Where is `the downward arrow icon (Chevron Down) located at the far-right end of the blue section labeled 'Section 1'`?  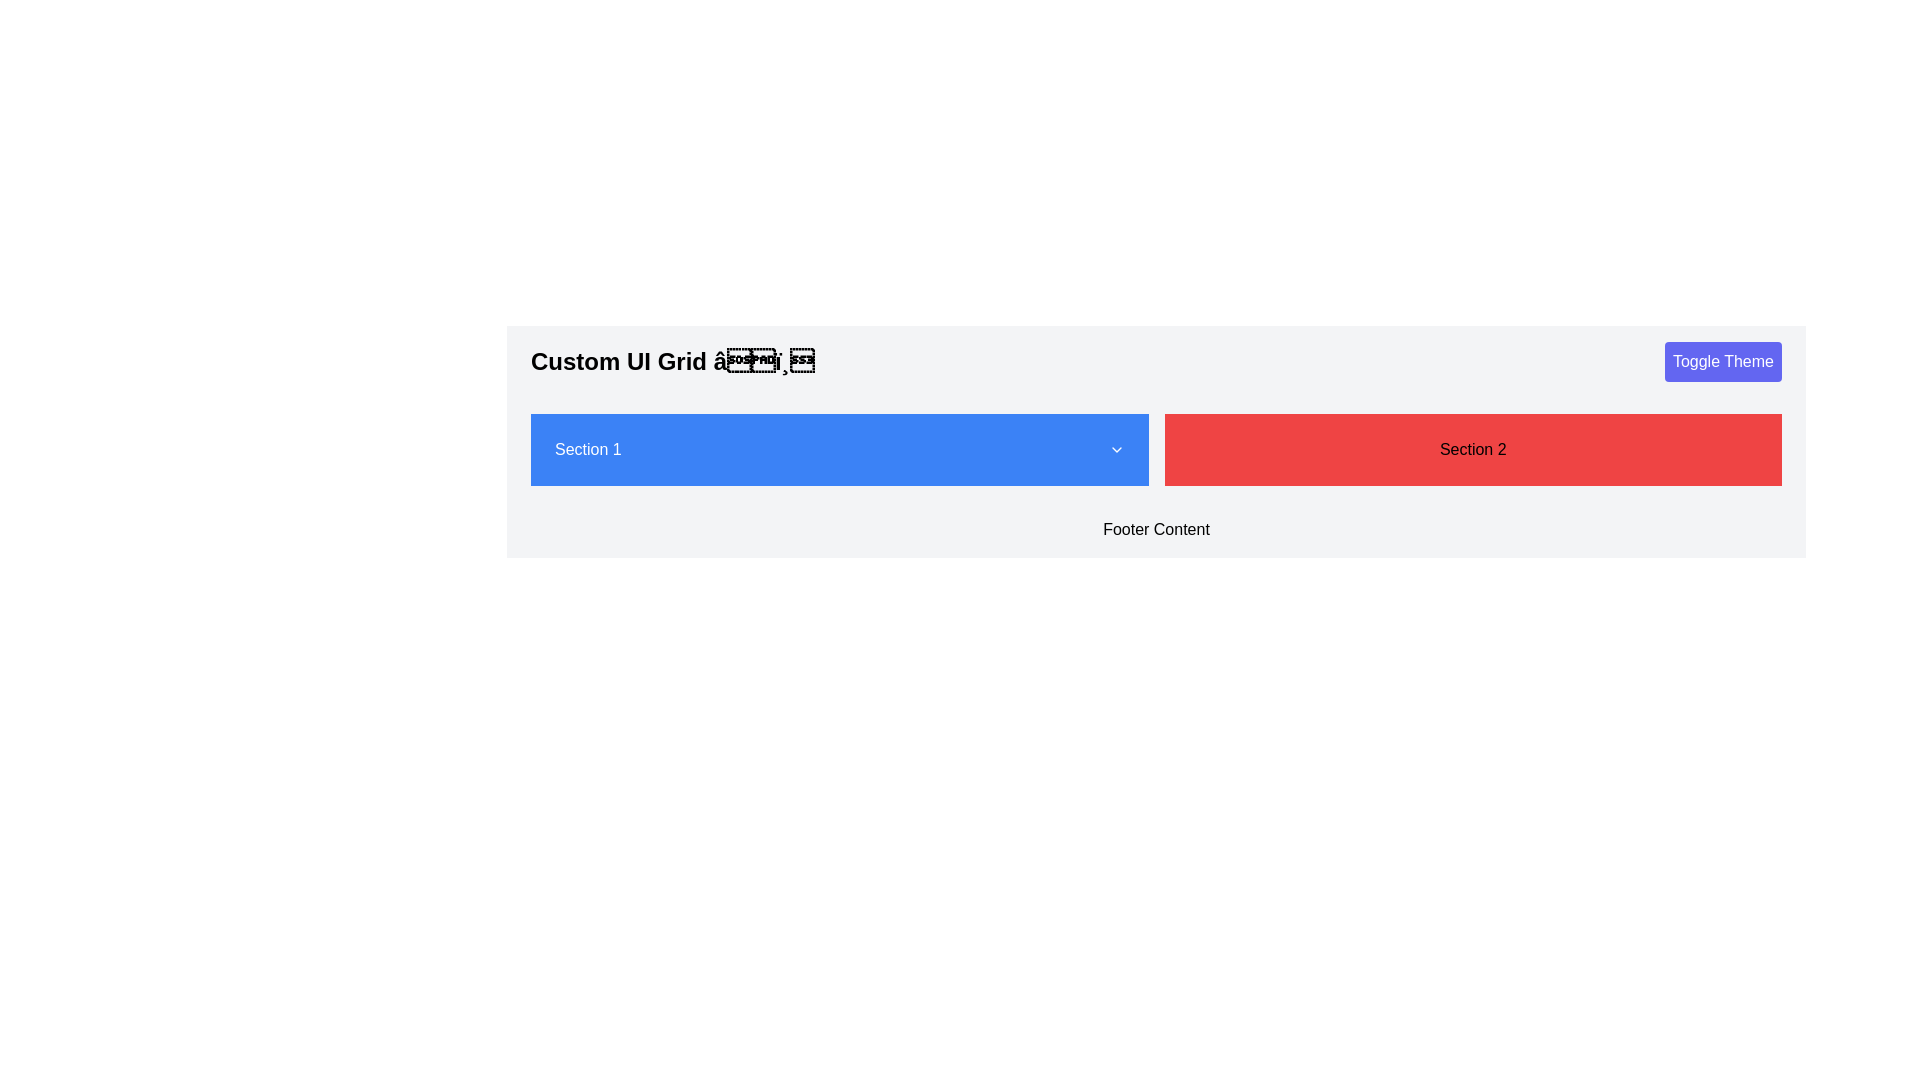
the downward arrow icon (Chevron Down) located at the far-right end of the blue section labeled 'Section 1' is located at coordinates (1115, 450).